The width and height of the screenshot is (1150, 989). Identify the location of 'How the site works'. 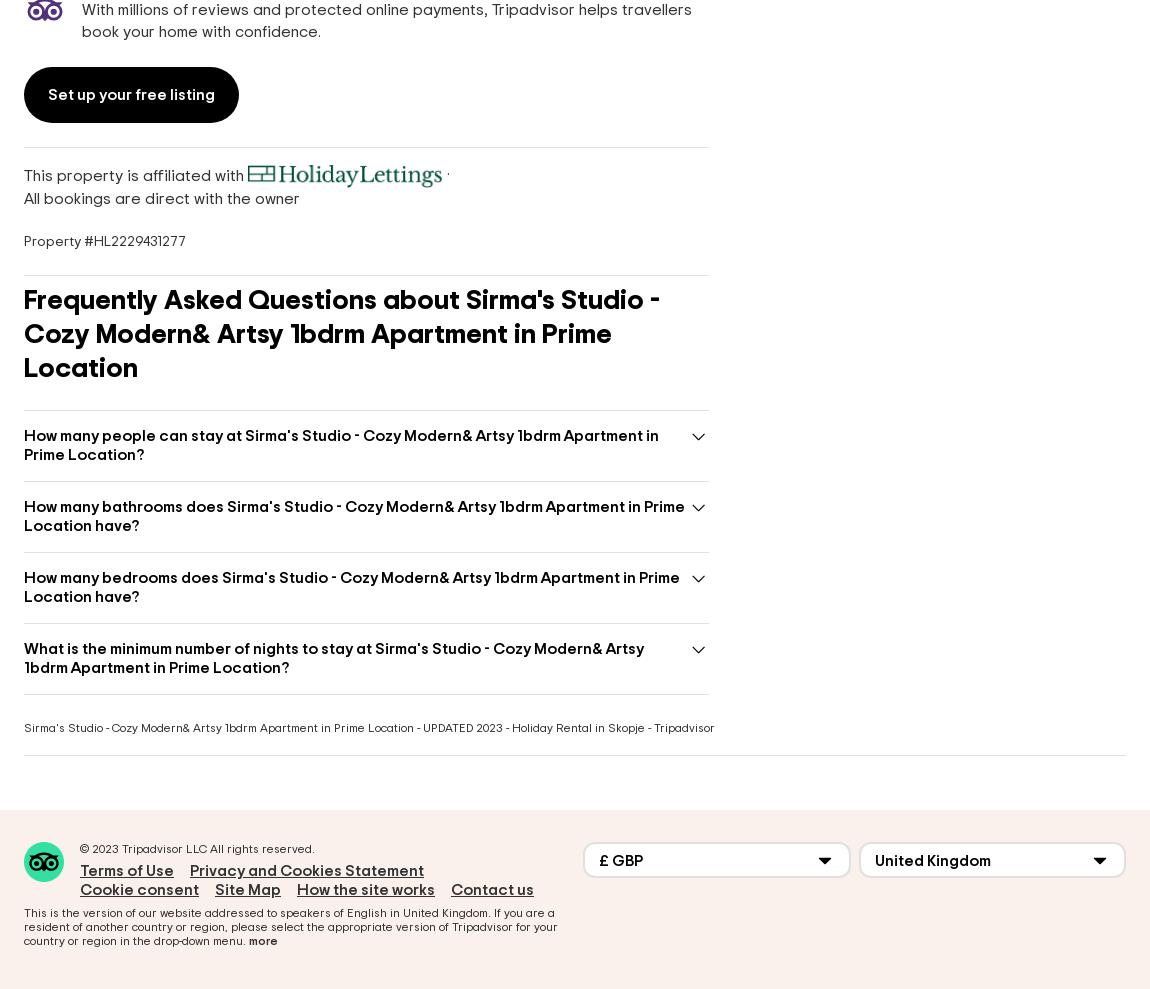
(366, 889).